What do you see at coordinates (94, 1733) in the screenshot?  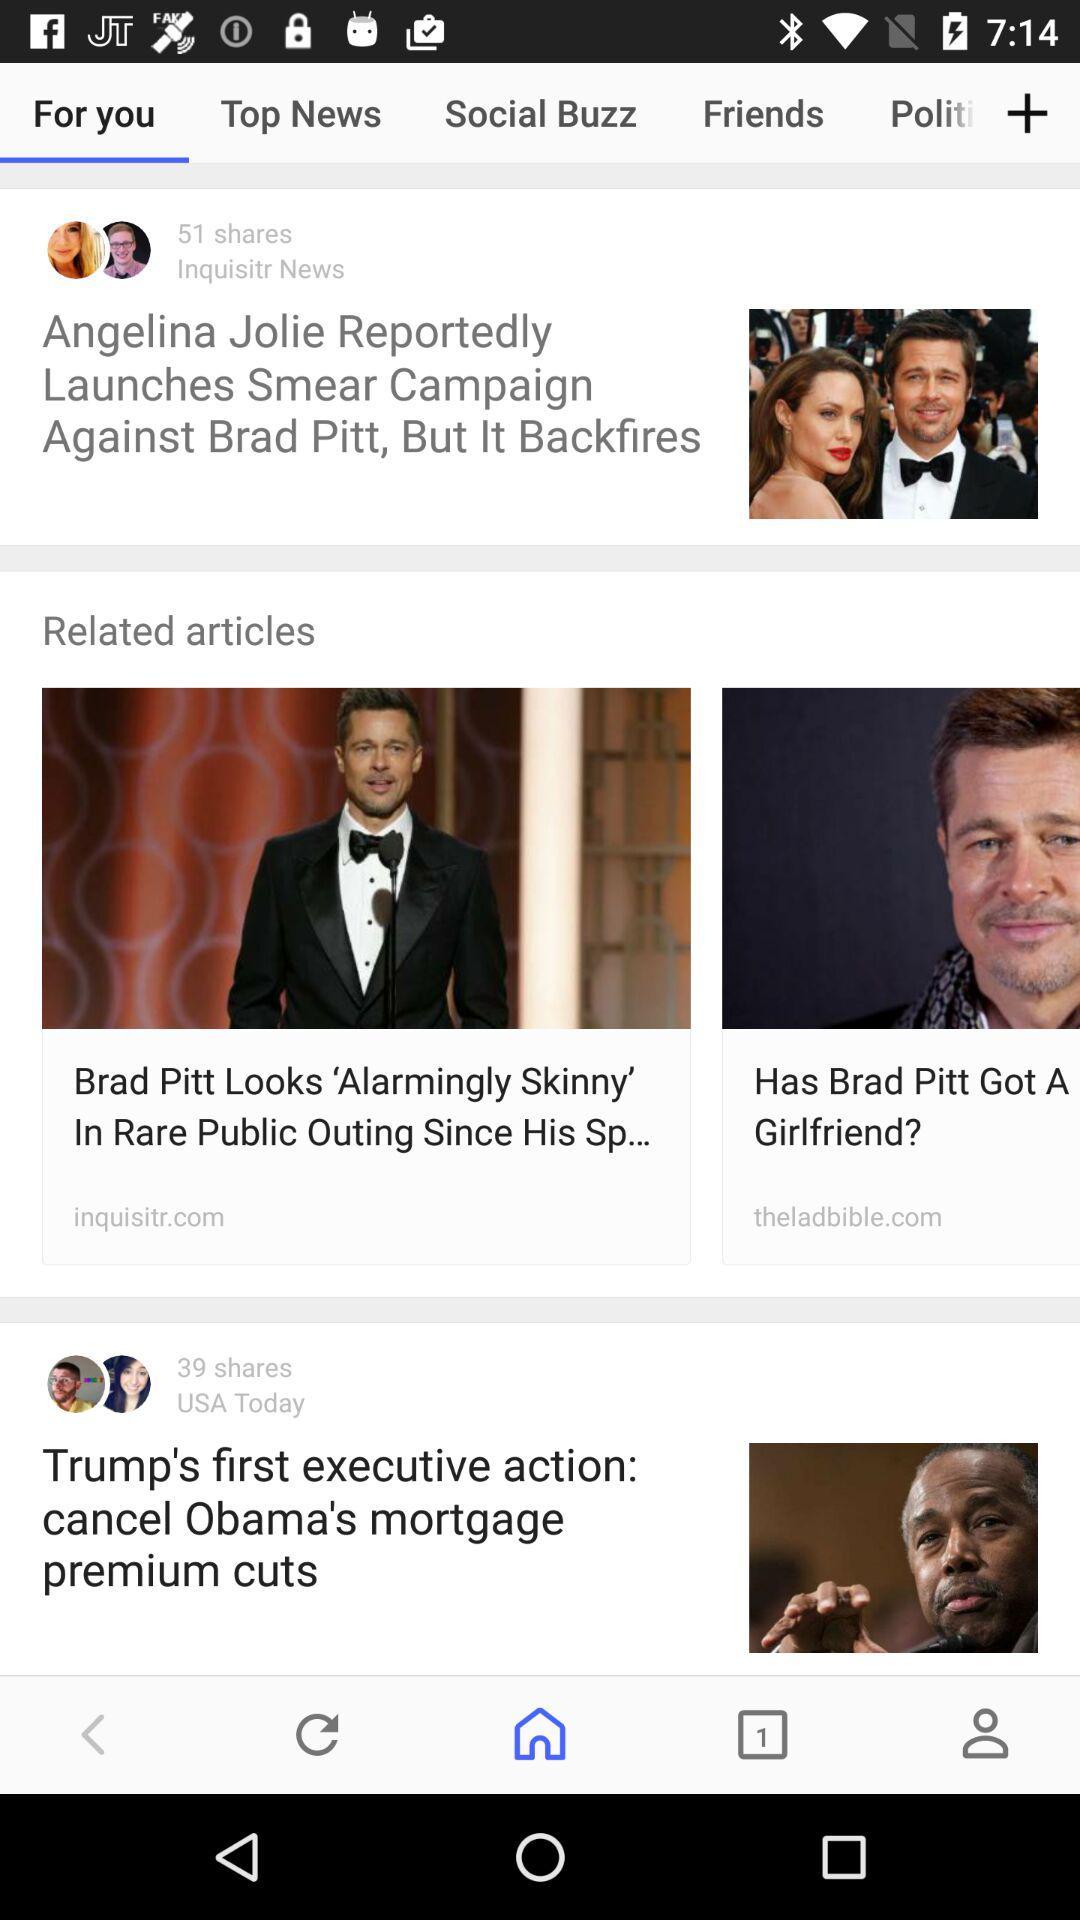 I see `the arrow_backward icon` at bounding box center [94, 1733].